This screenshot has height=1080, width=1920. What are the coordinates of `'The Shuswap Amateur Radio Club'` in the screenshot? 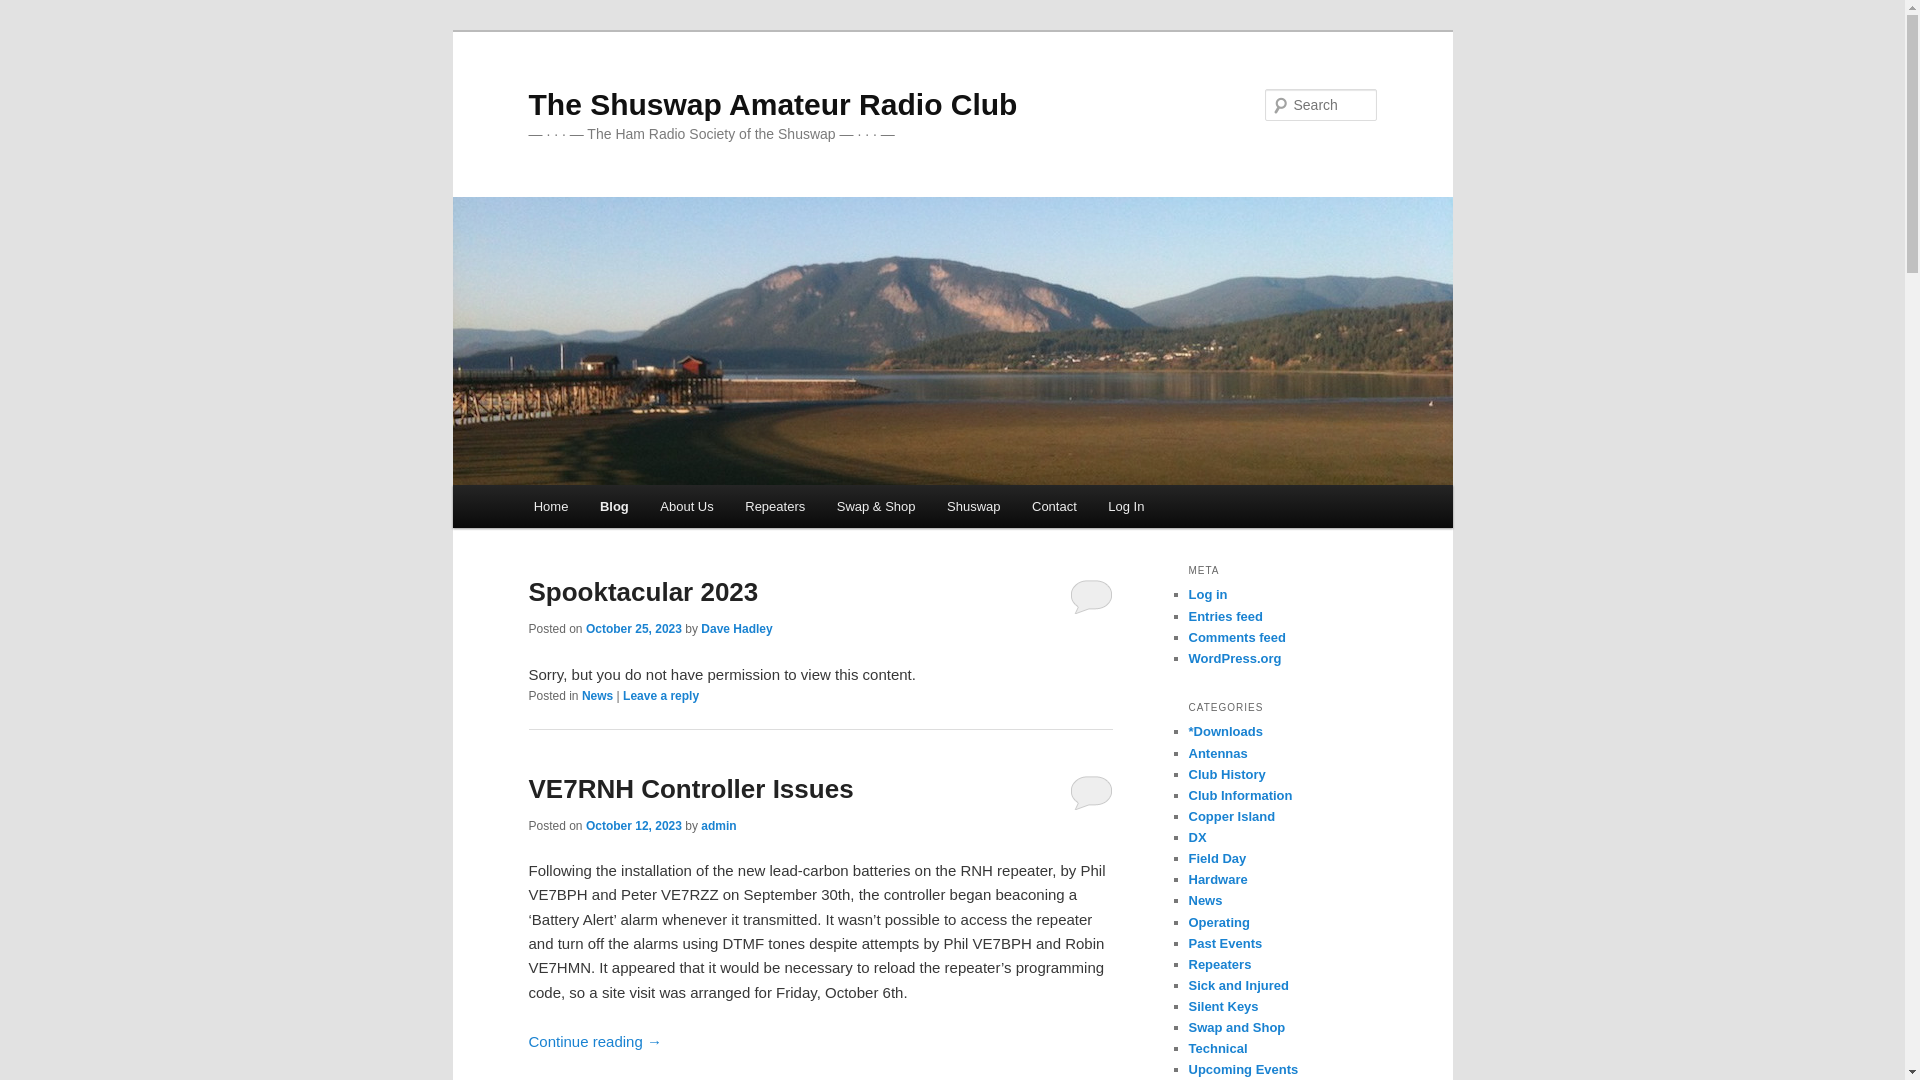 It's located at (771, 104).